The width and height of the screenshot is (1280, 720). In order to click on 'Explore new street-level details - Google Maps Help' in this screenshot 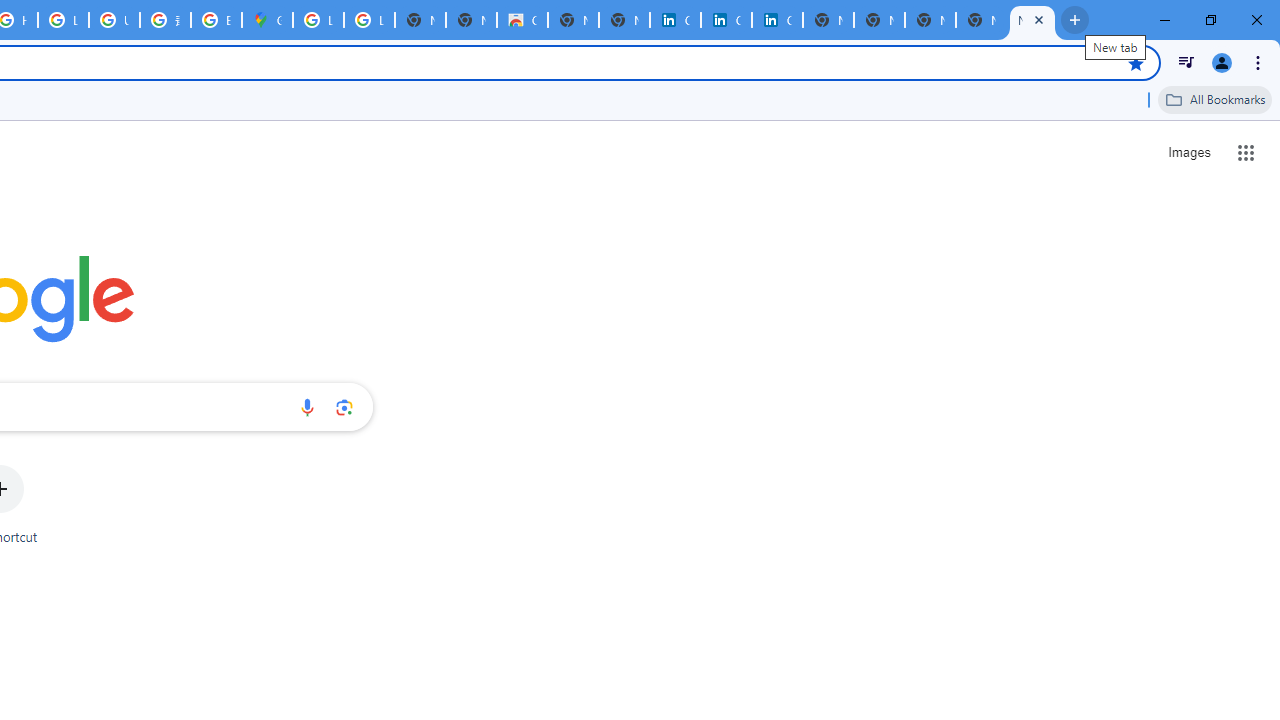, I will do `click(216, 20)`.